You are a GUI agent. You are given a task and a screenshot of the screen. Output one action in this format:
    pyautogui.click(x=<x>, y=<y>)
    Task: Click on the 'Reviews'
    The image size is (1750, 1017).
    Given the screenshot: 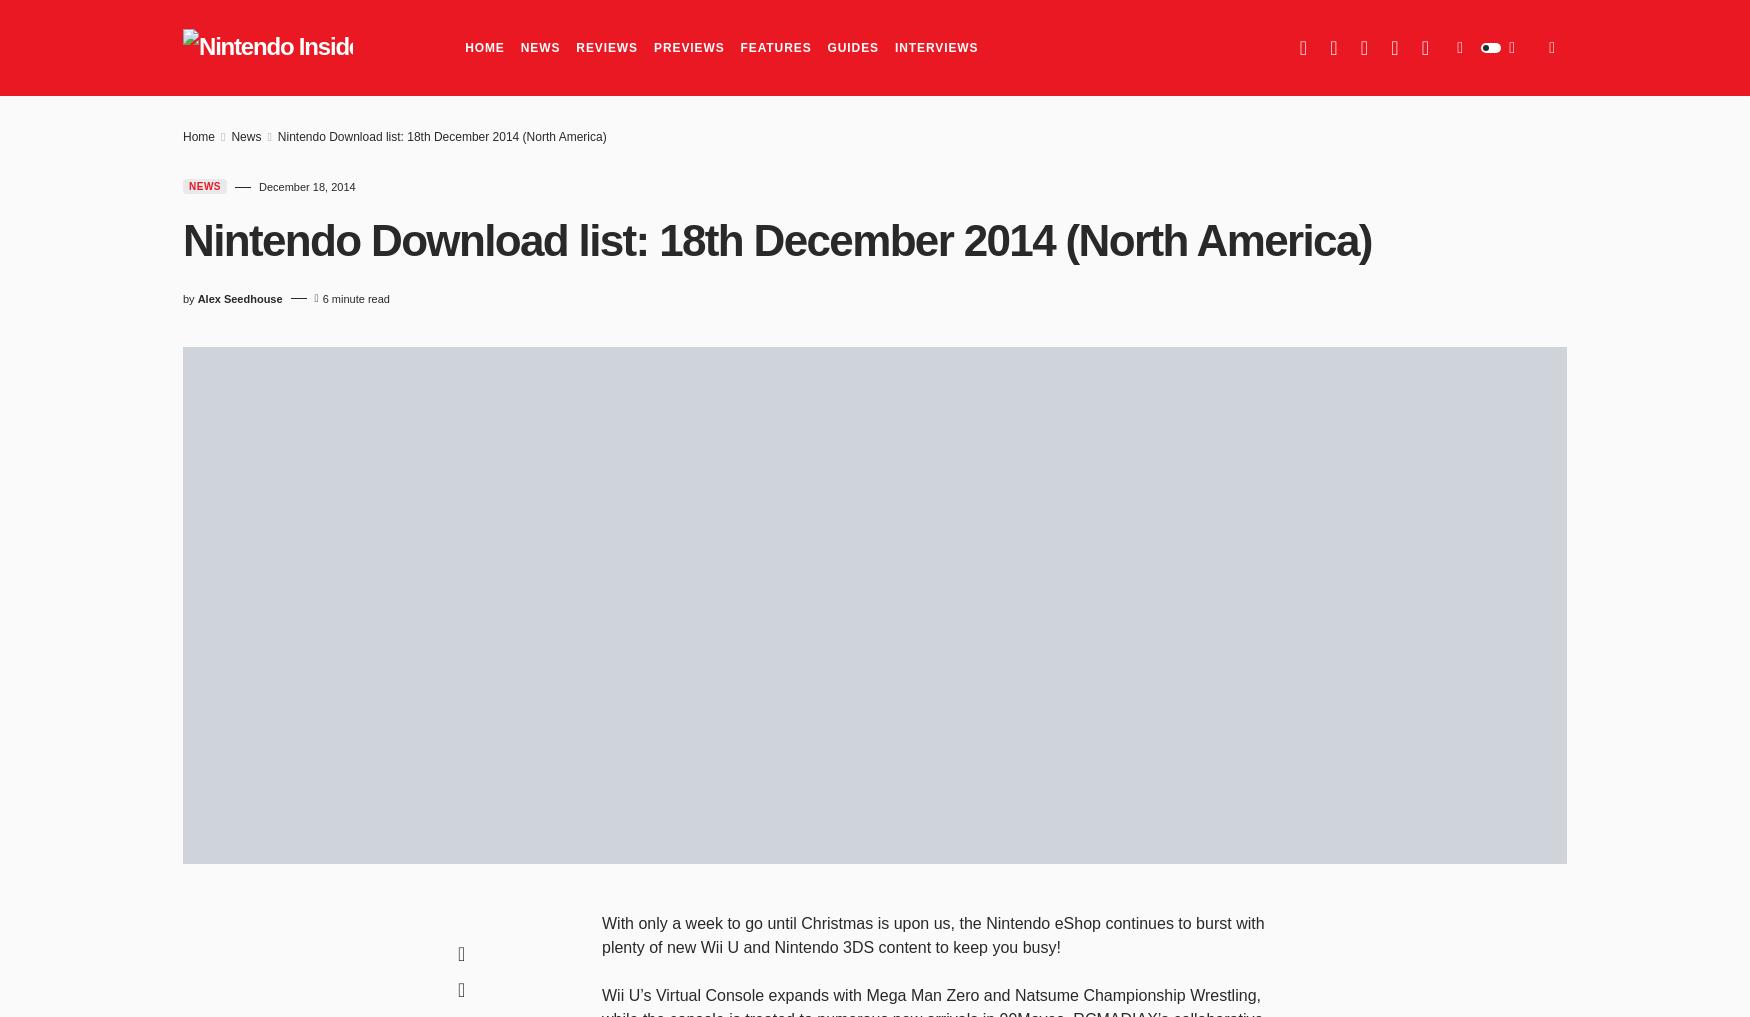 What is the action you would take?
    pyautogui.click(x=607, y=47)
    